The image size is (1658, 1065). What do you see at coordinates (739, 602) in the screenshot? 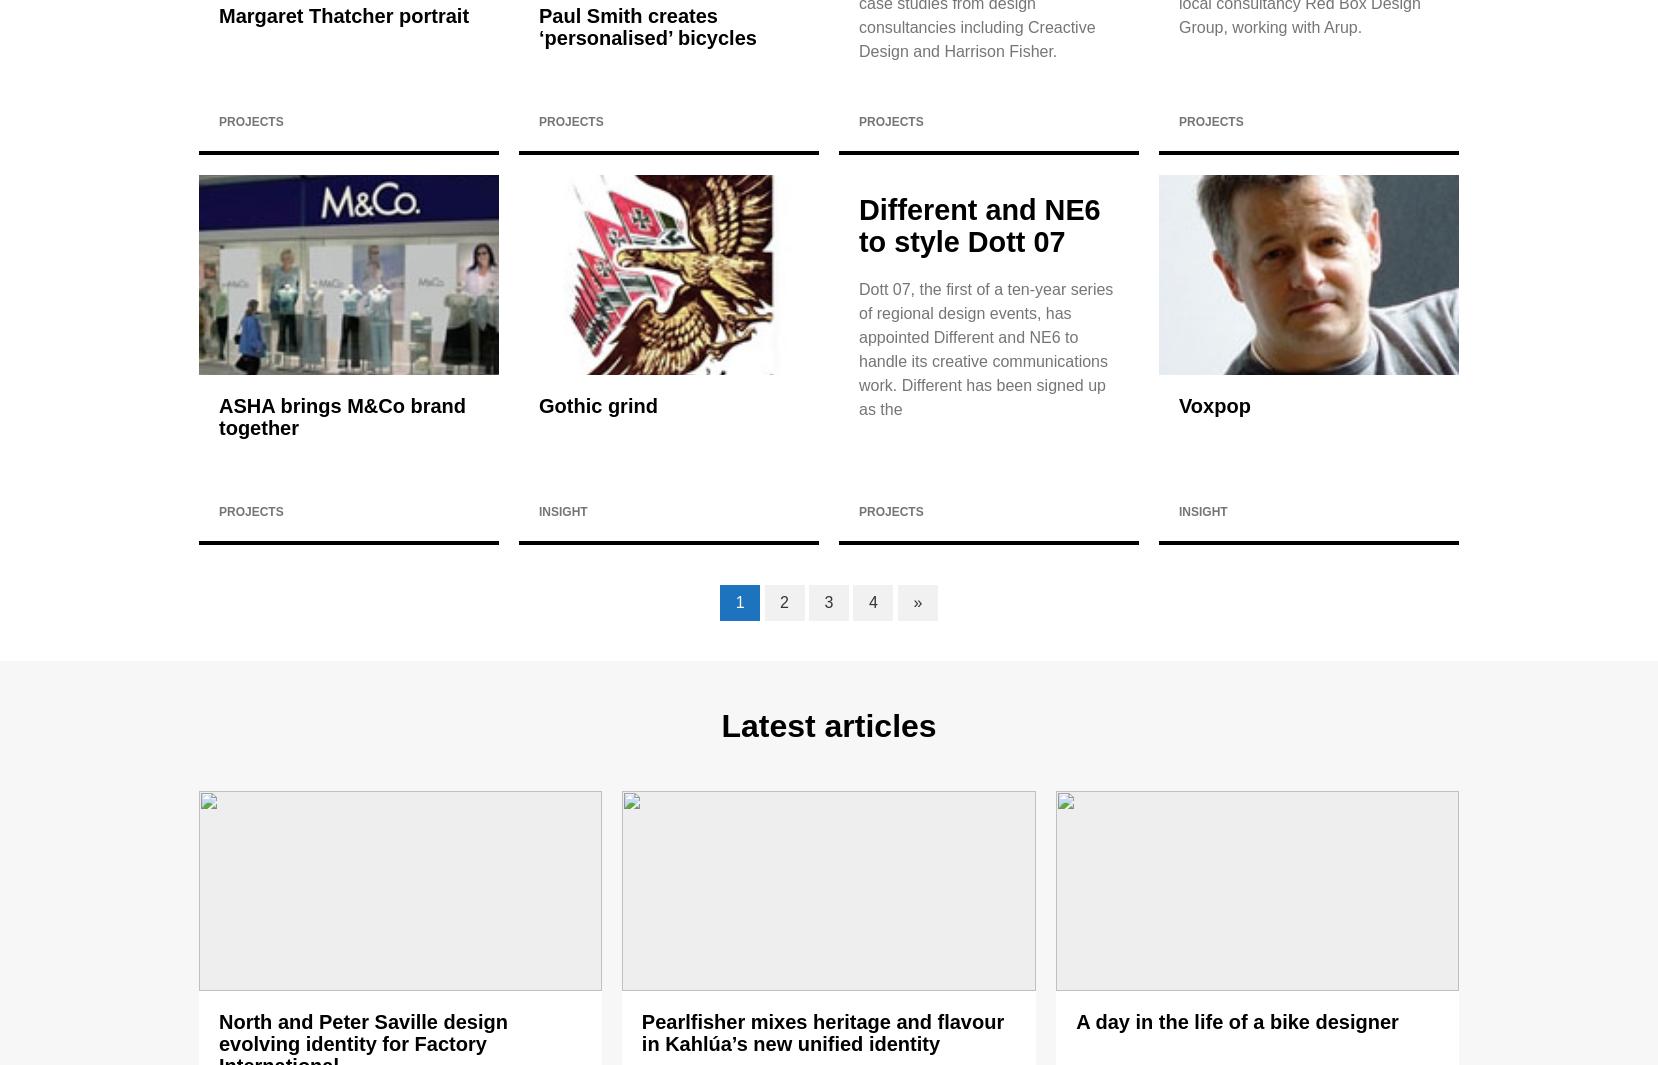
I see `'1'` at bounding box center [739, 602].